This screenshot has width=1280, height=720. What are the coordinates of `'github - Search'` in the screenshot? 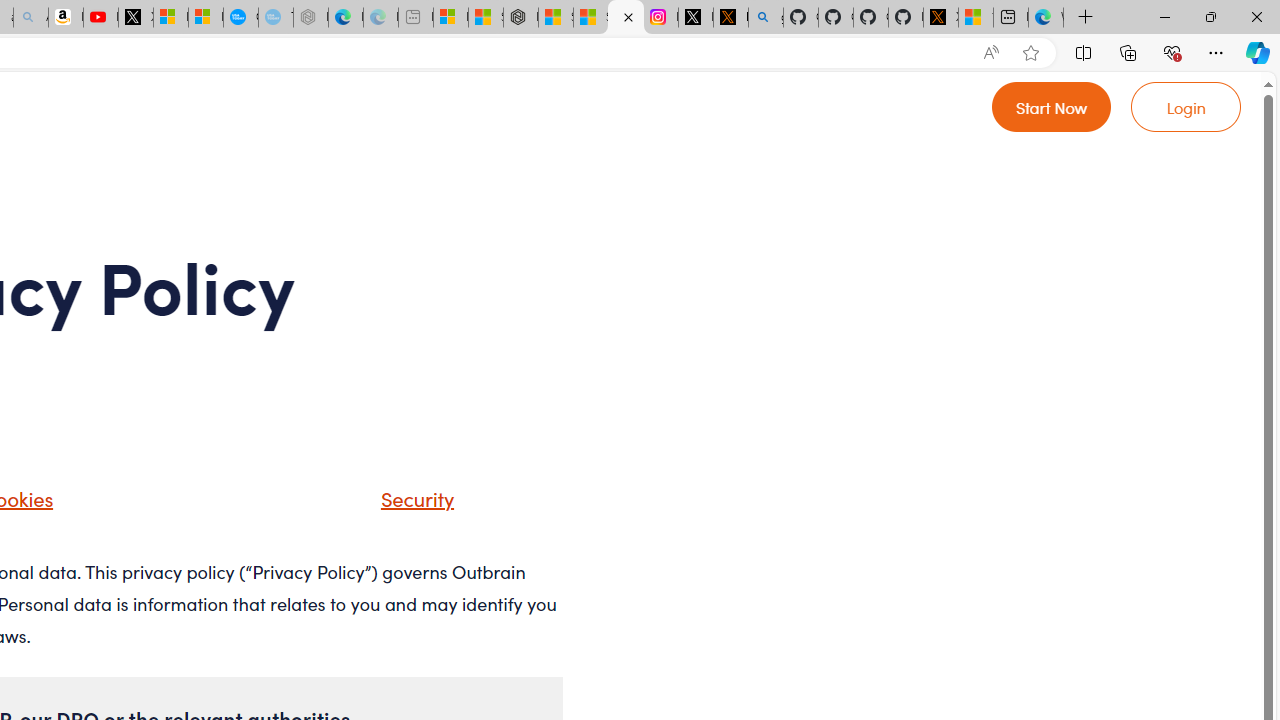 It's located at (765, 17).